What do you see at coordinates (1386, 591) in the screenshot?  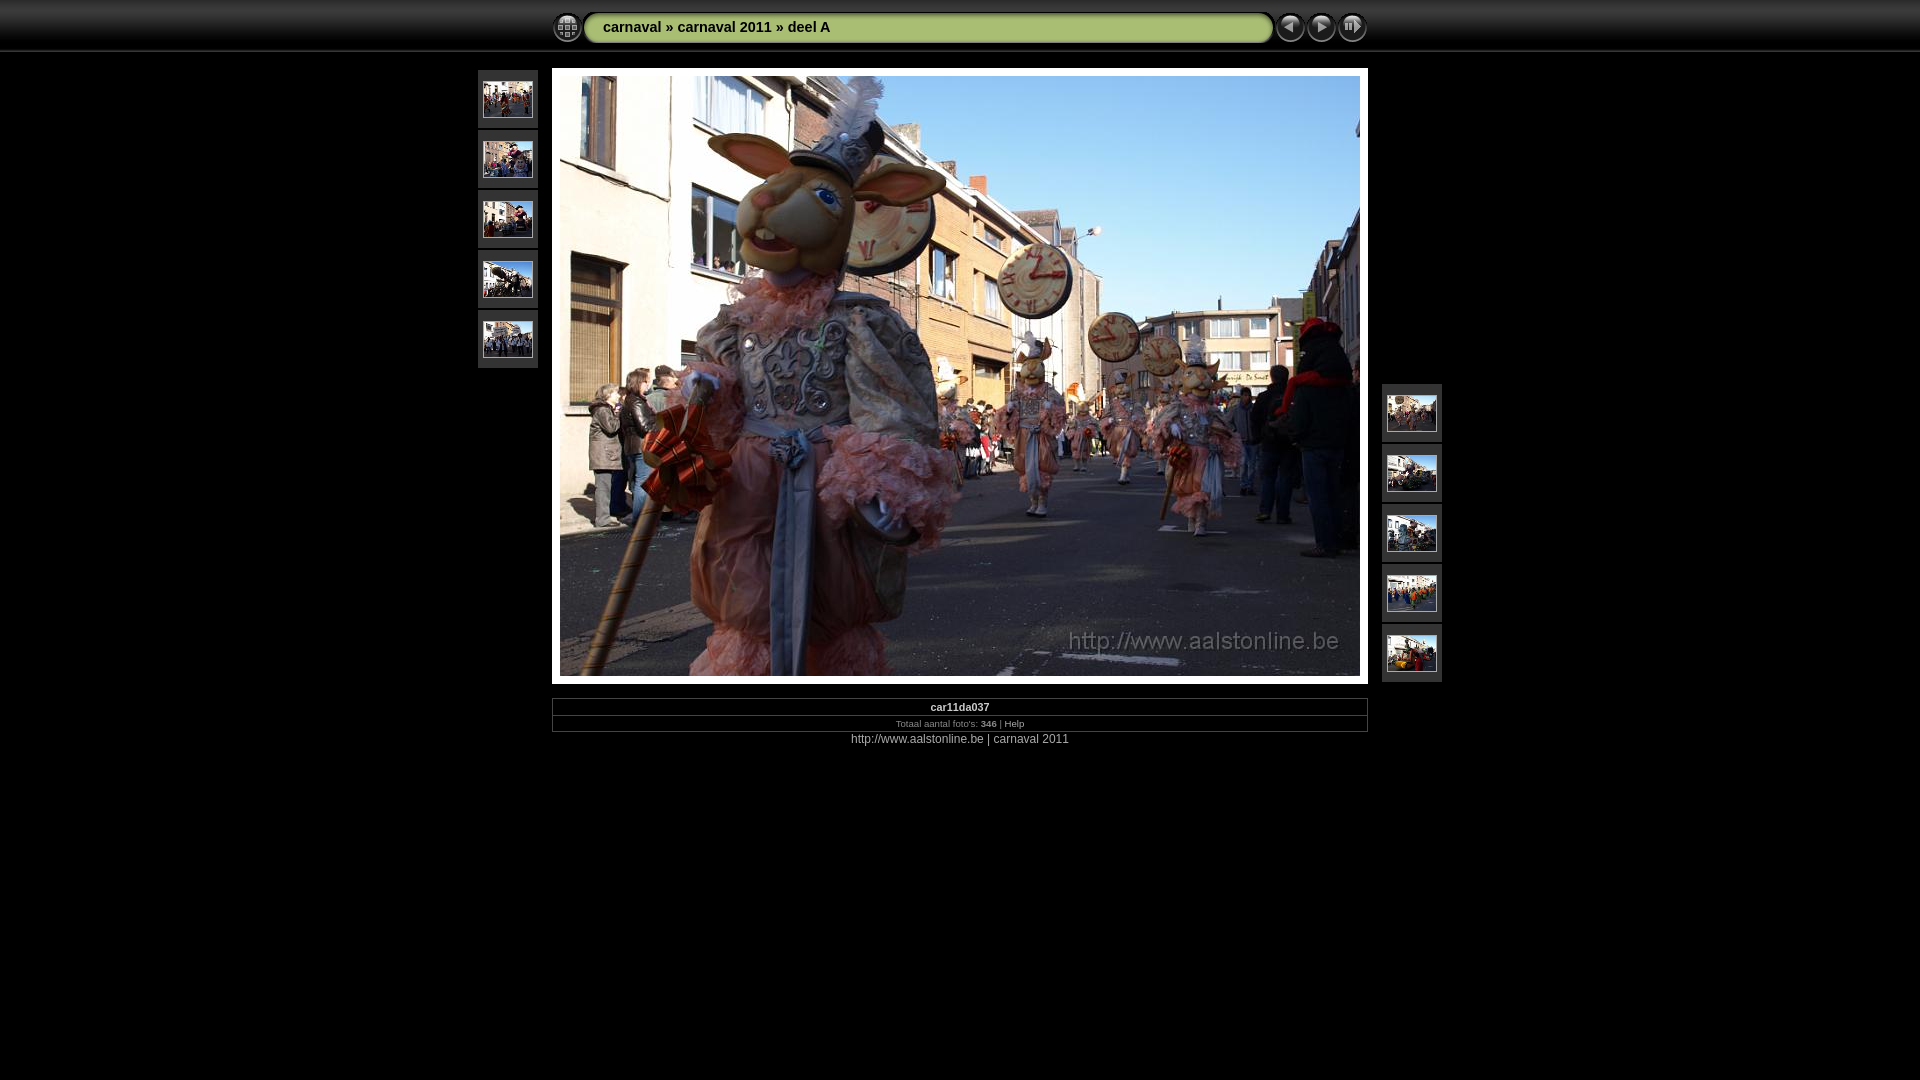 I see `' car11da048.JPG '` at bounding box center [1386, 591].